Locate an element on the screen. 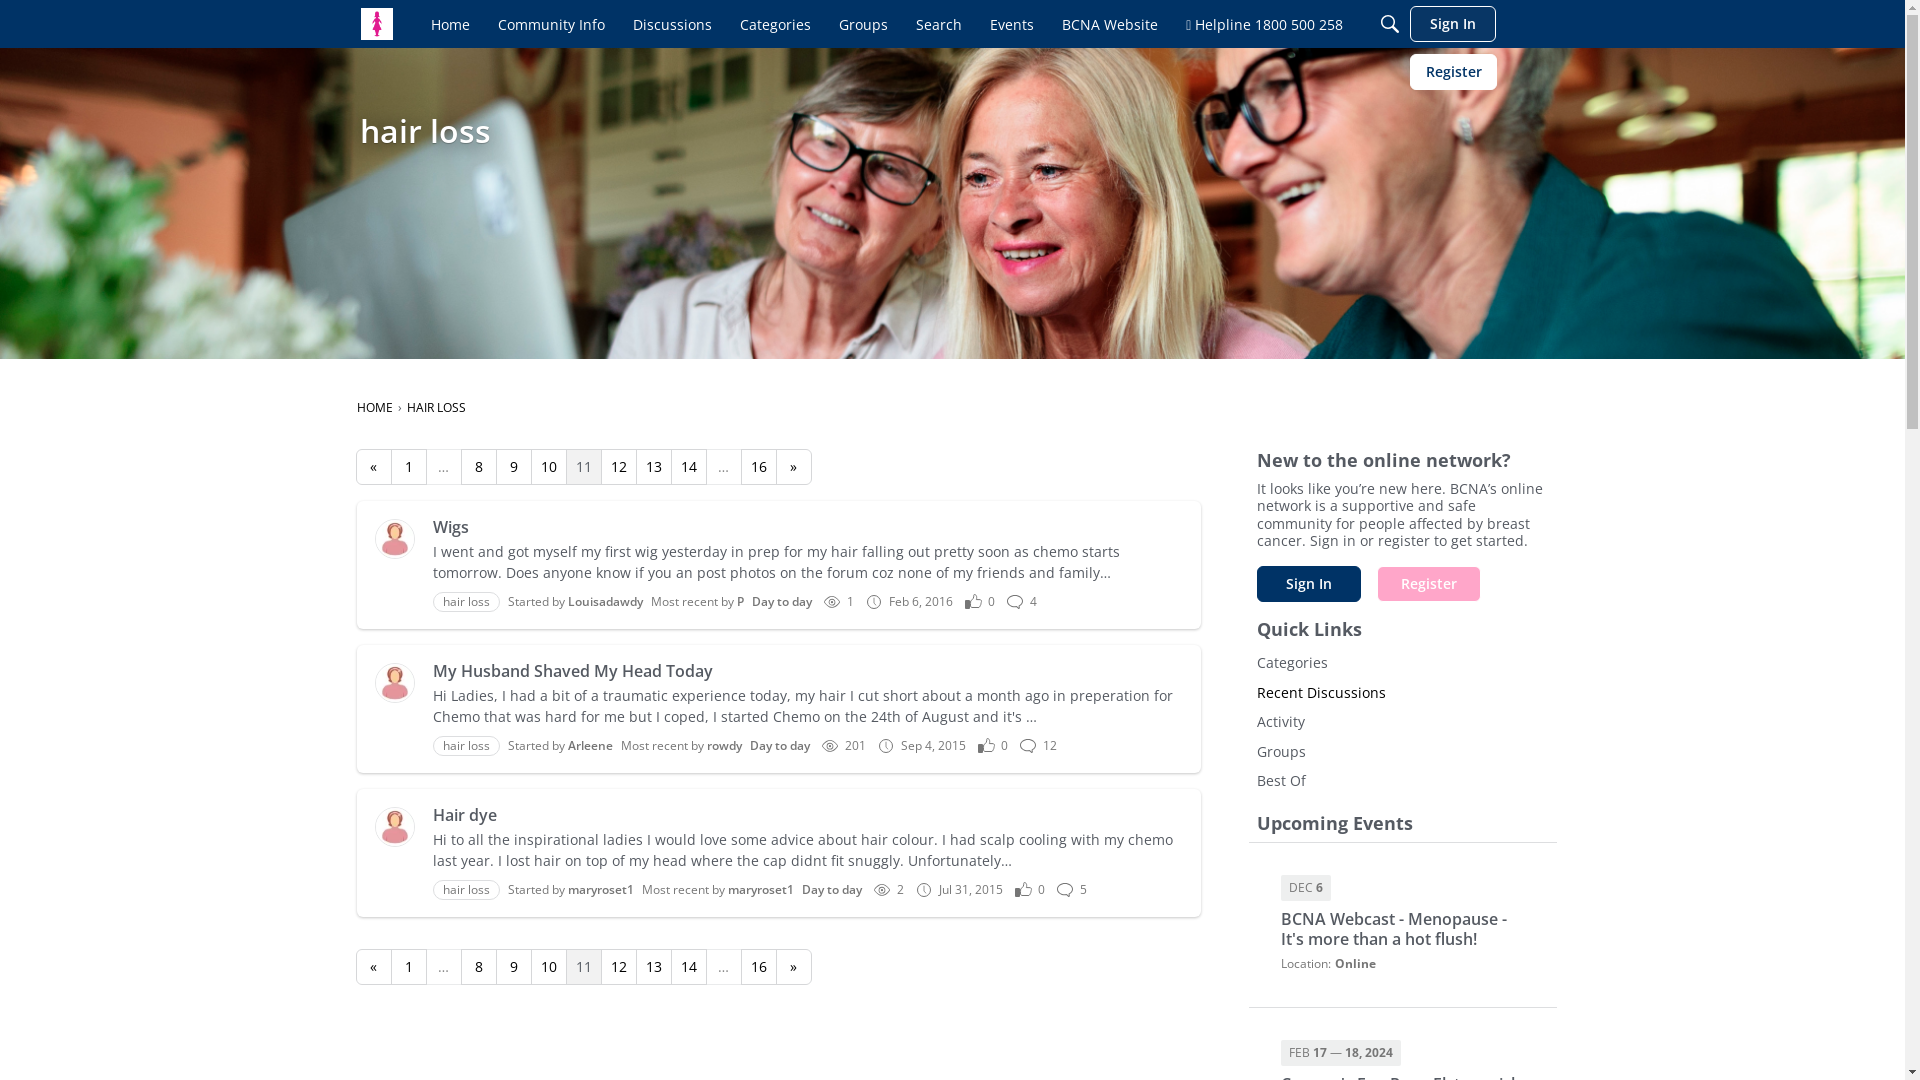 Image resolution: width=1920 pixels, height=1080 pixels. 'Sign In' is located at coordinates (1453, 23).